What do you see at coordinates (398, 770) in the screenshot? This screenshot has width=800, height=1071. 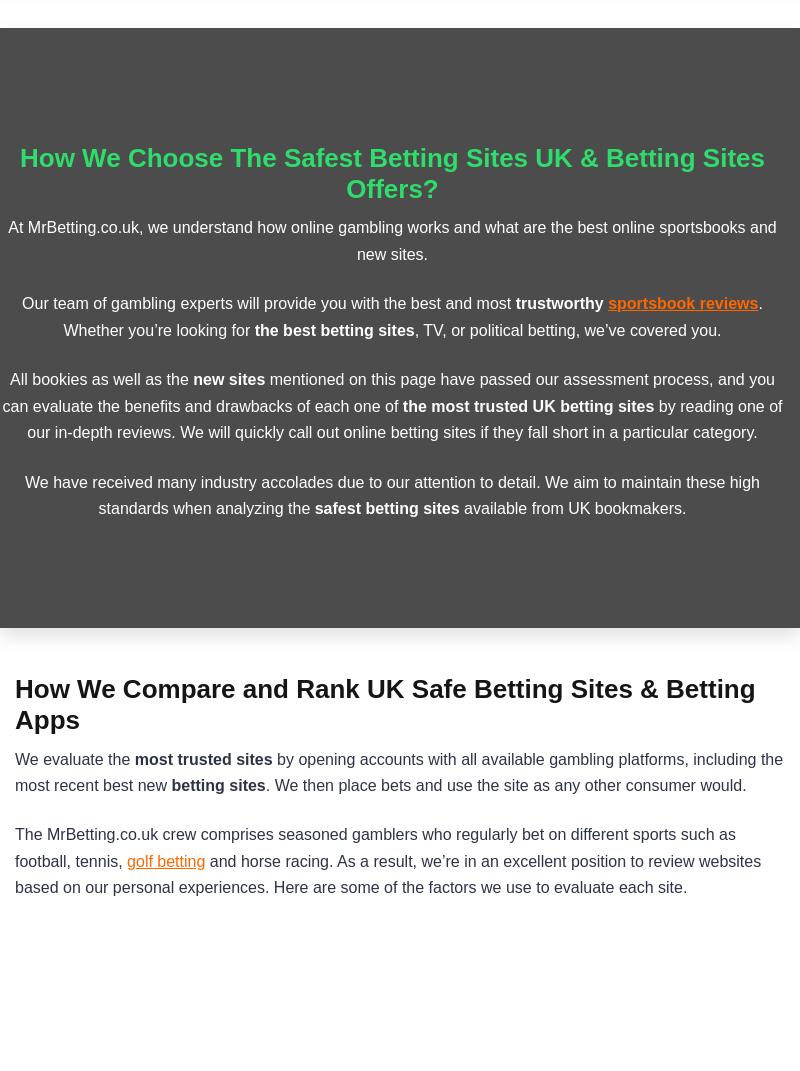 I see `'by opening accounts with all available gambling platforms, including the most recent best new'` at bounding box center [398, 770].